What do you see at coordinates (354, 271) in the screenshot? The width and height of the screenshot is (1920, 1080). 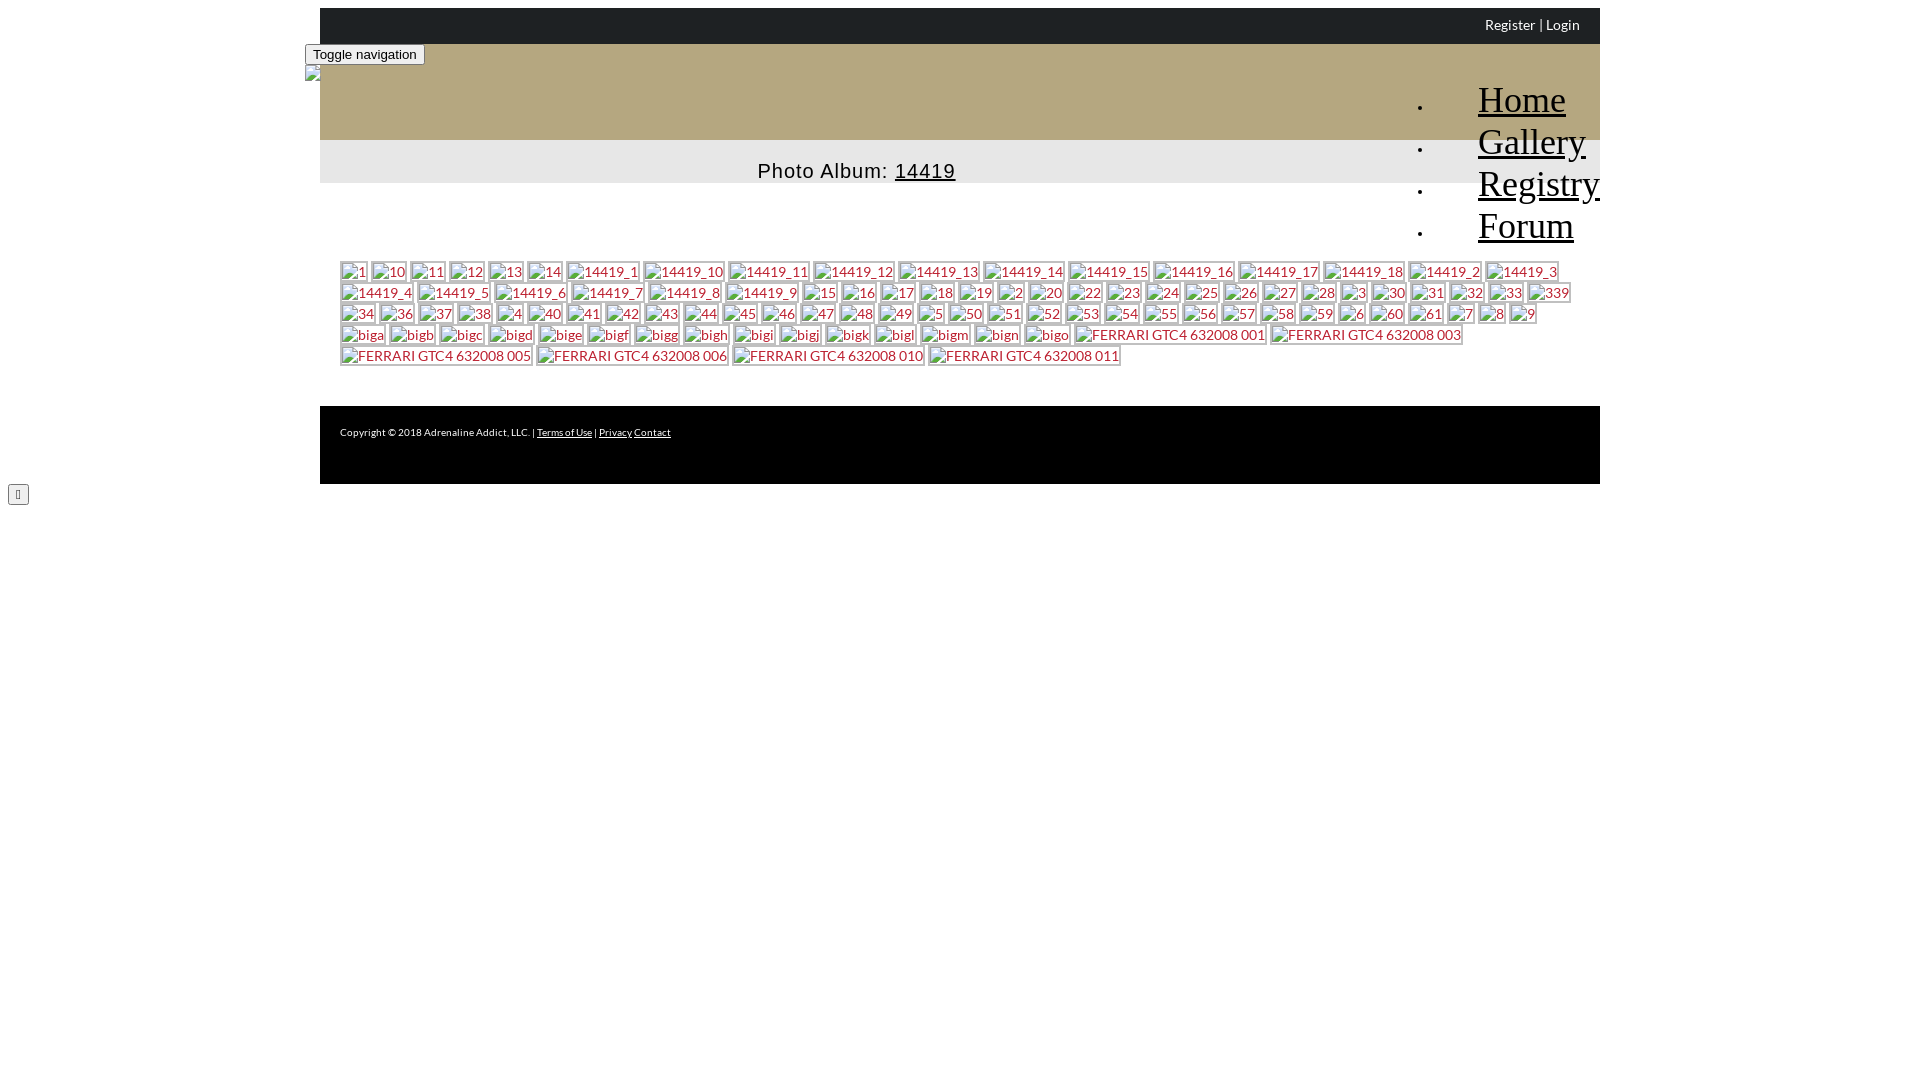 I see `'1 (click to enlarge)'` at bounding box center [354, 271].